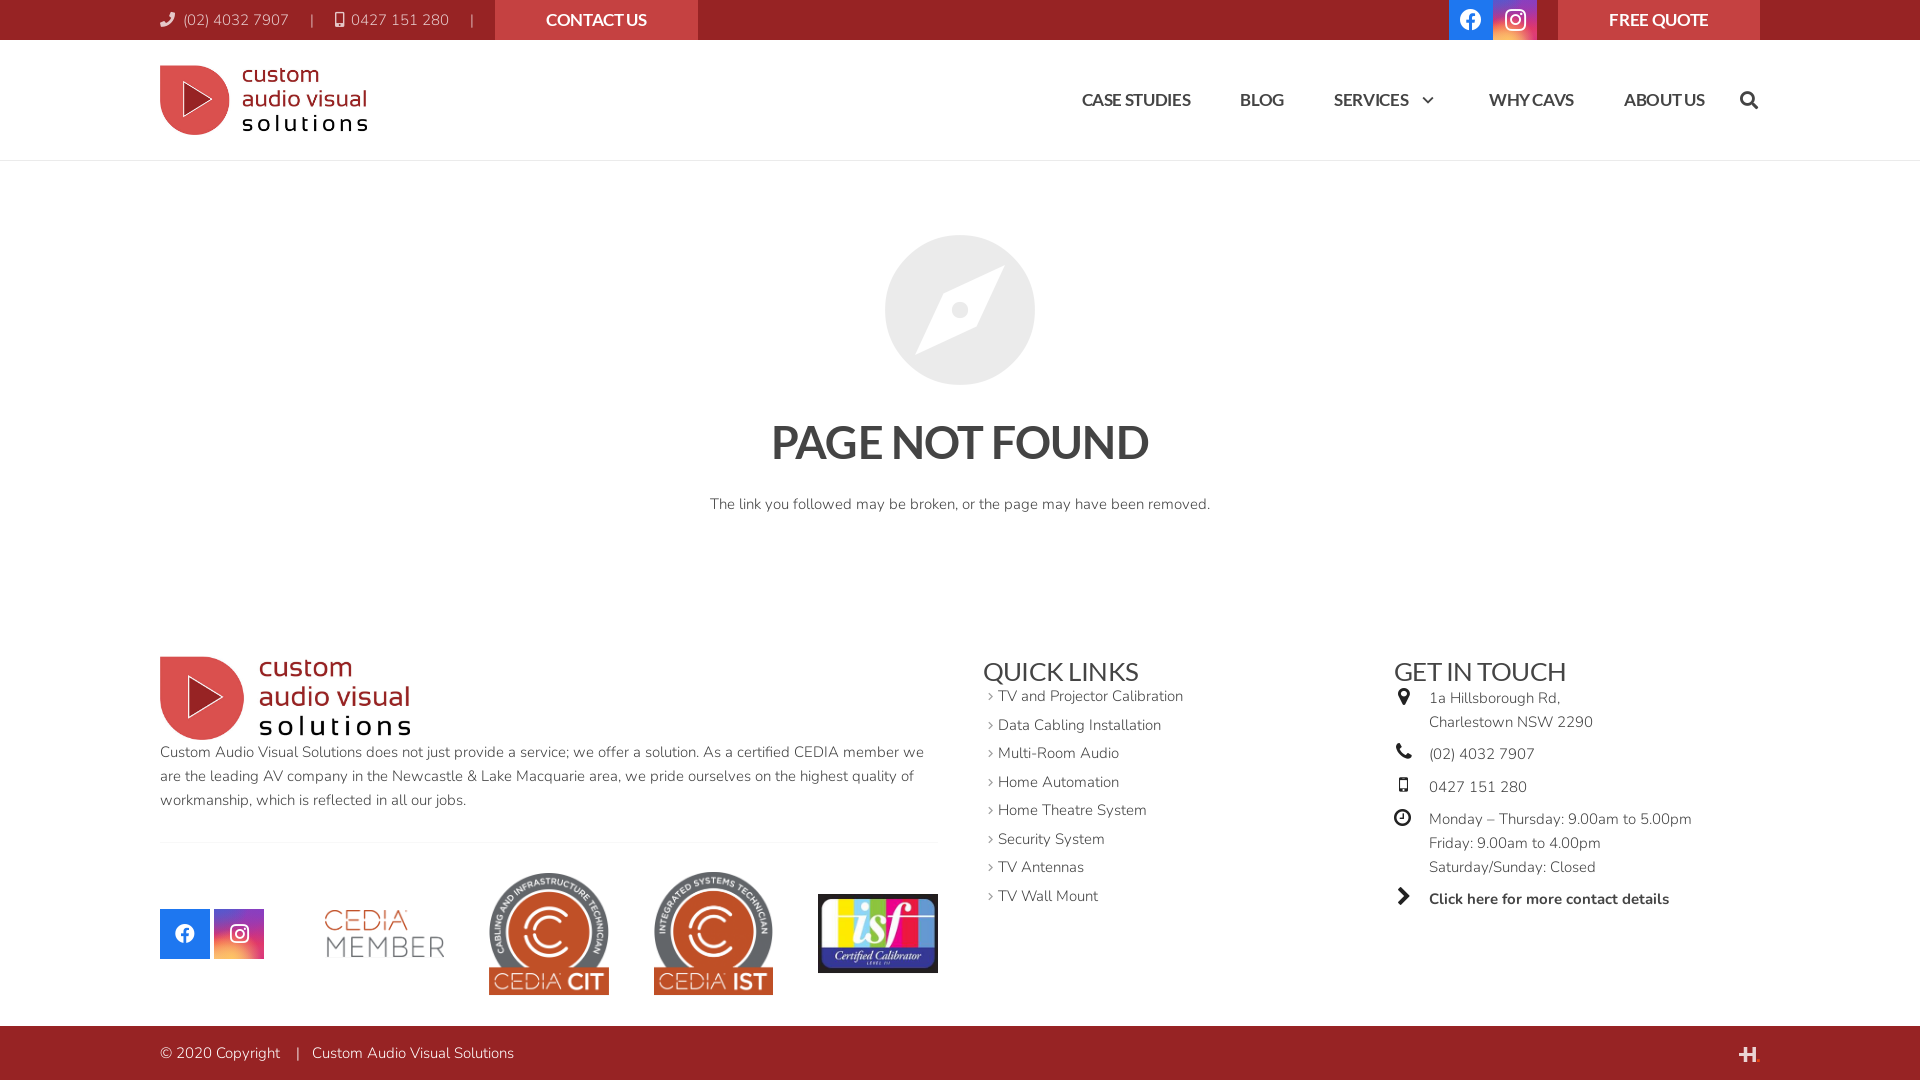 Image resolution: width=1920 pixels, height=1080 pixels. I want to click on 'ABOUT US', so click(1664, 100).